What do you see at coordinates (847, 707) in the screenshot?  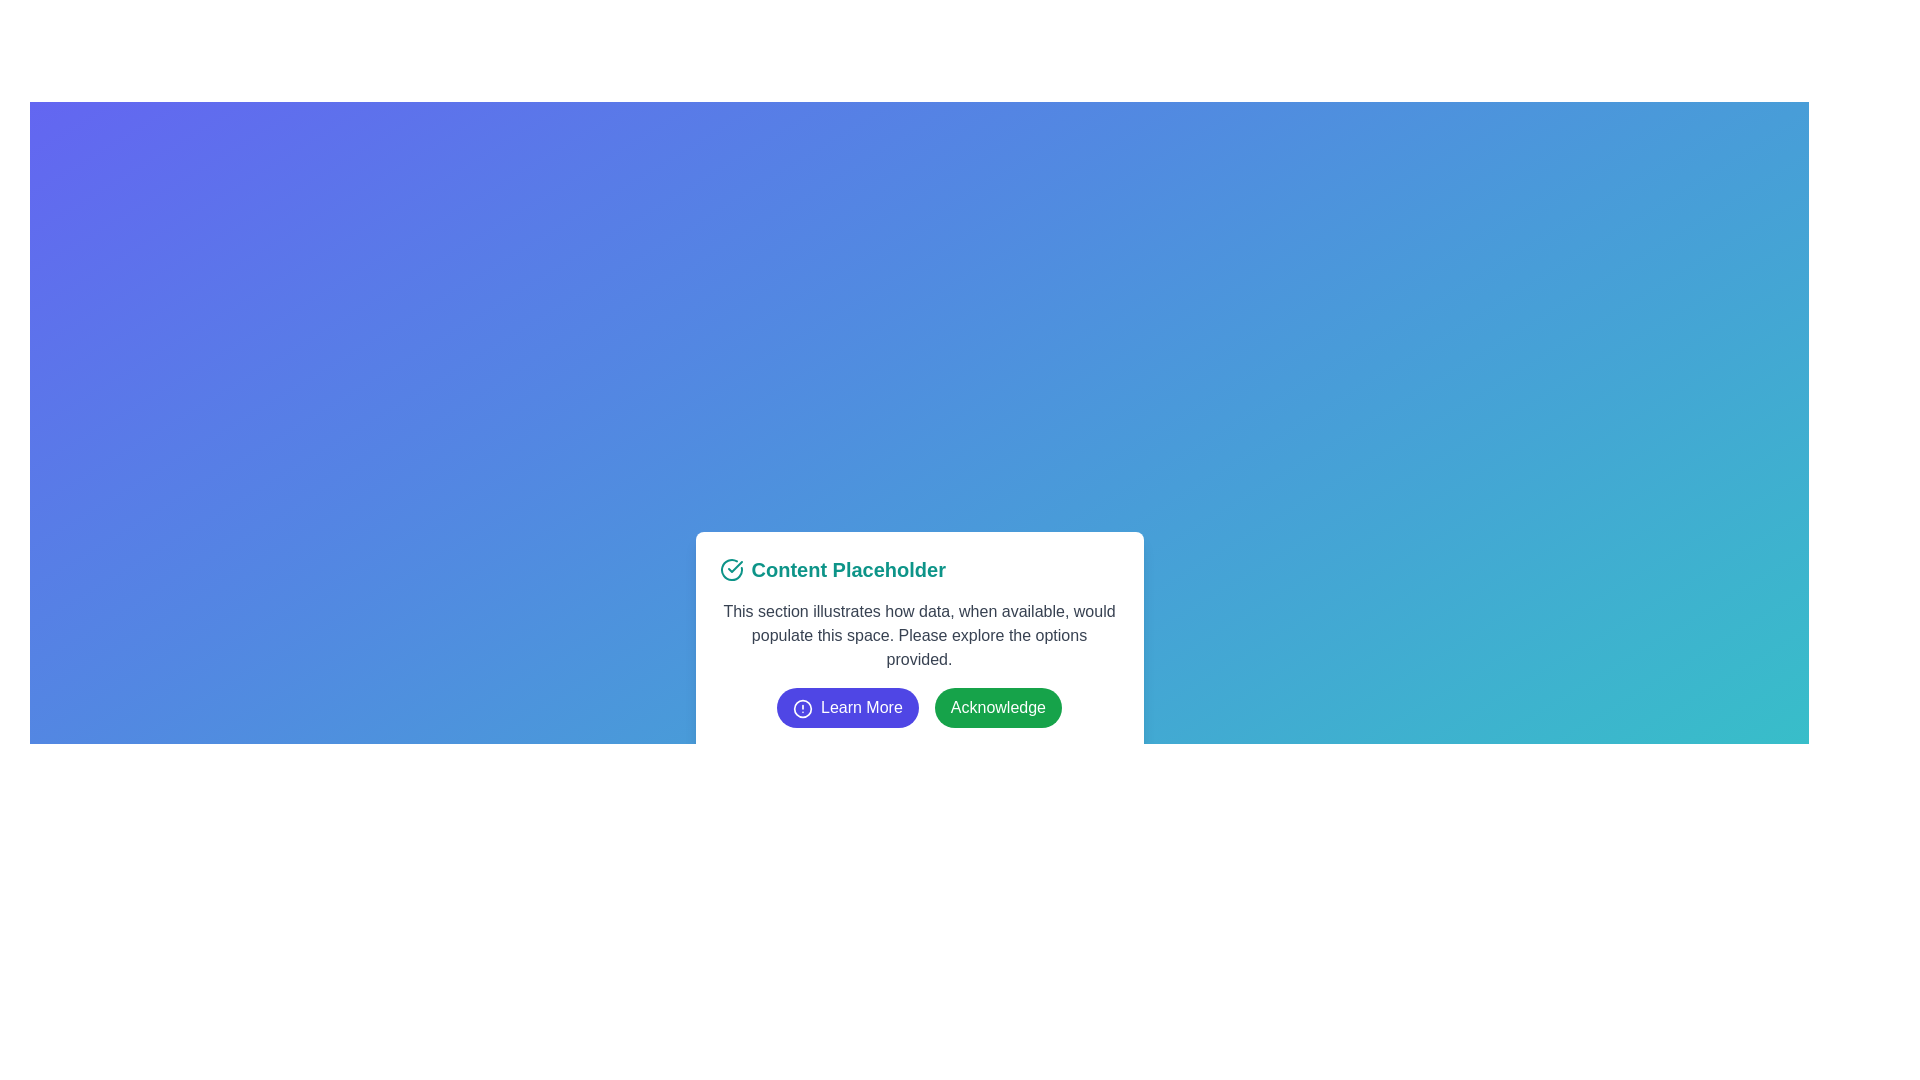 I see `the 'Learn More' button, which is a prominent indigo button with white text and an exclamation mark icon` at bounding box center [847, 707].